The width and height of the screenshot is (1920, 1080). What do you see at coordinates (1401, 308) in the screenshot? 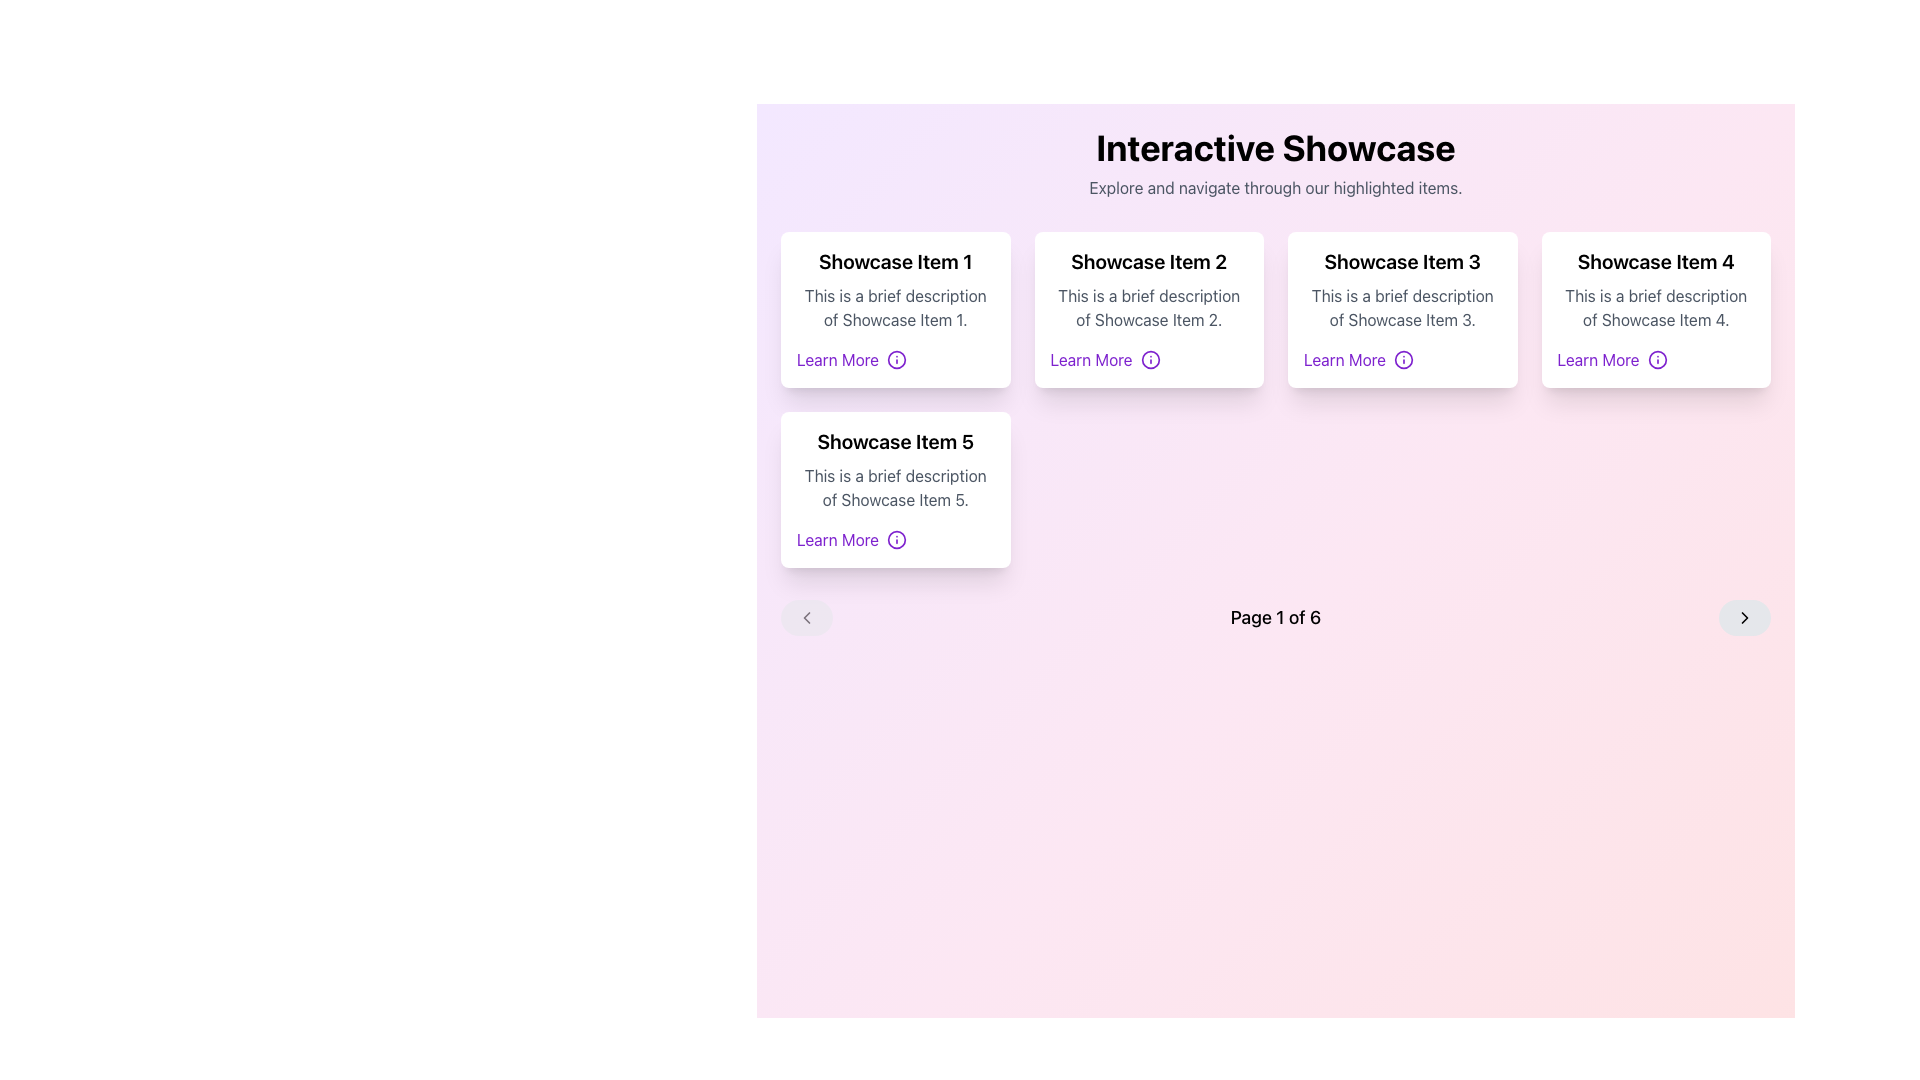
I see `the text block displaying 'This is a brief description of Showcase Item 3.' located in the third card from the left` at bounding box center [1401, 308].